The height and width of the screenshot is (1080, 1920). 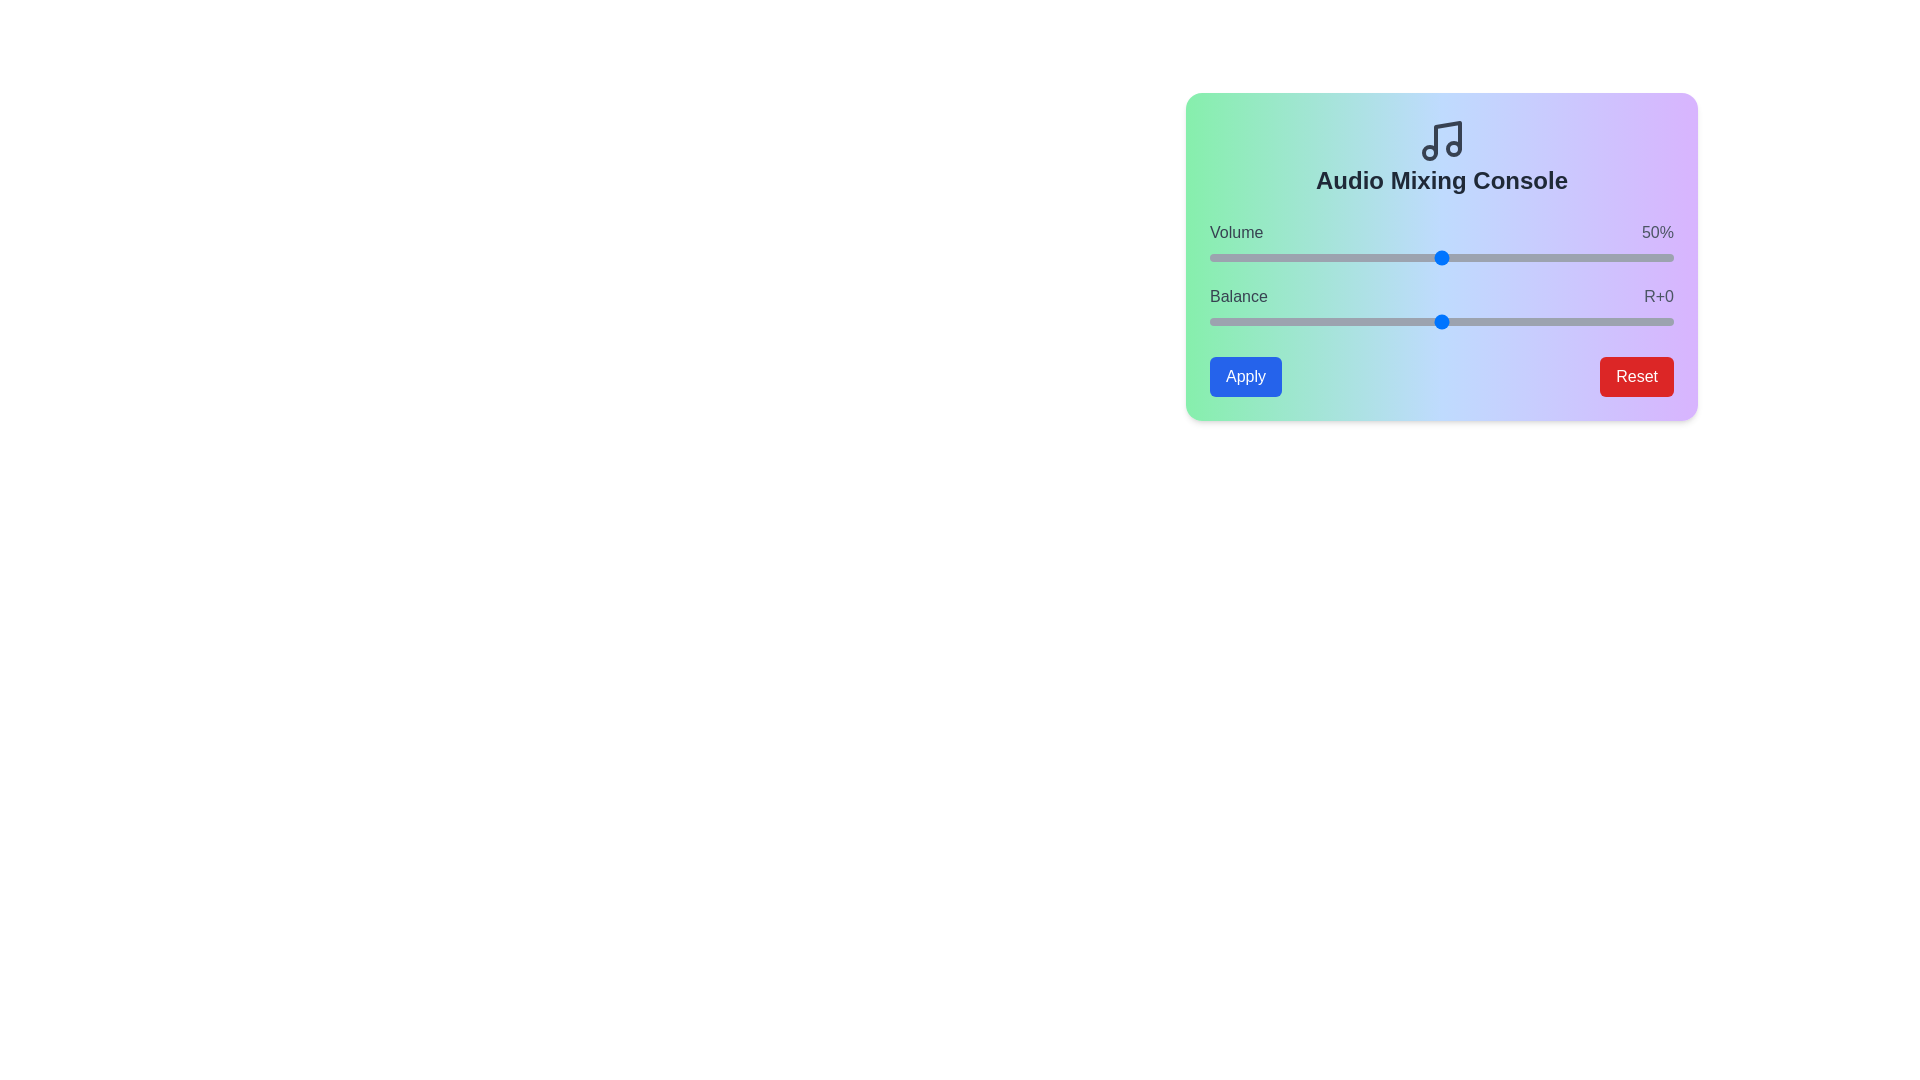 I want to click on the 'Volume' label and value display element located in the 'Audio Mixing Console' section, which shows '50%' on the right and a slider beneath it, so click(x=1441, y=231).